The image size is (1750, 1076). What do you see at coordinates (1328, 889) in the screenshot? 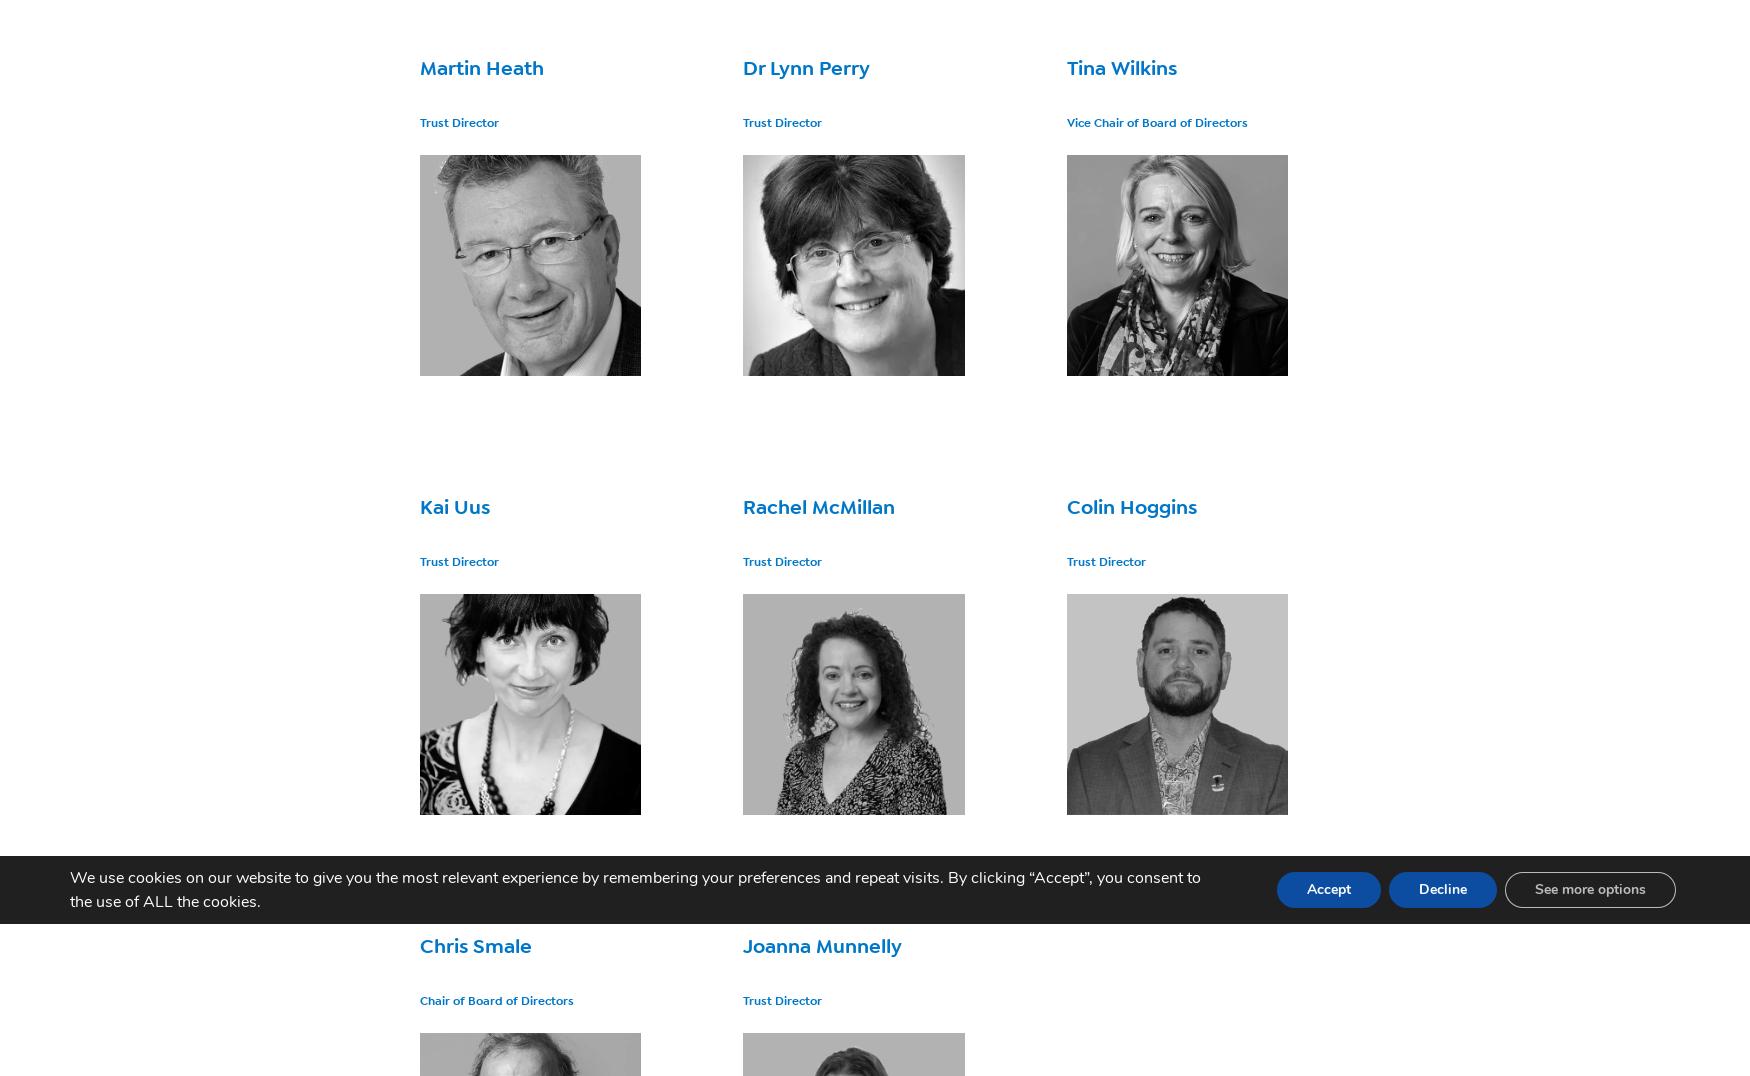
I see `'Accept'` at bounding box center [1328, 889].